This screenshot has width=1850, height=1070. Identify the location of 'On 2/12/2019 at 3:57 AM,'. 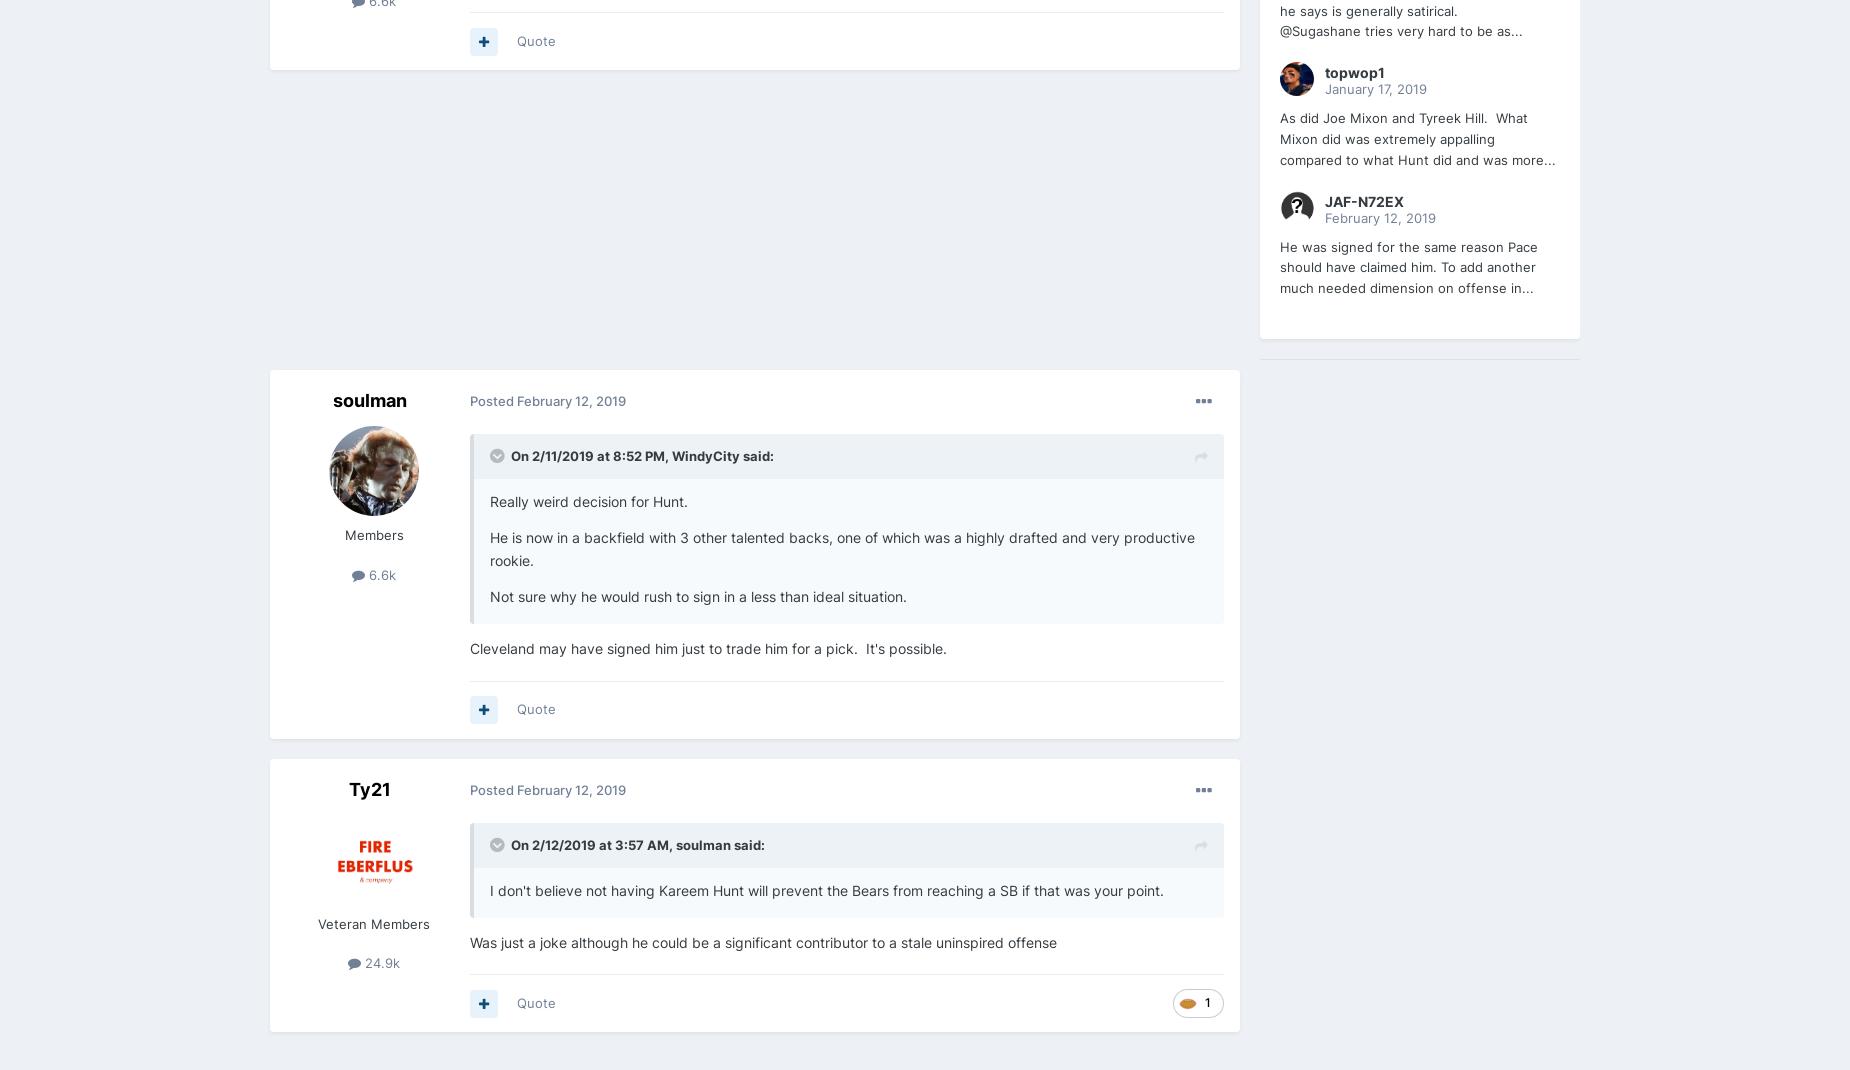
(593, 844).